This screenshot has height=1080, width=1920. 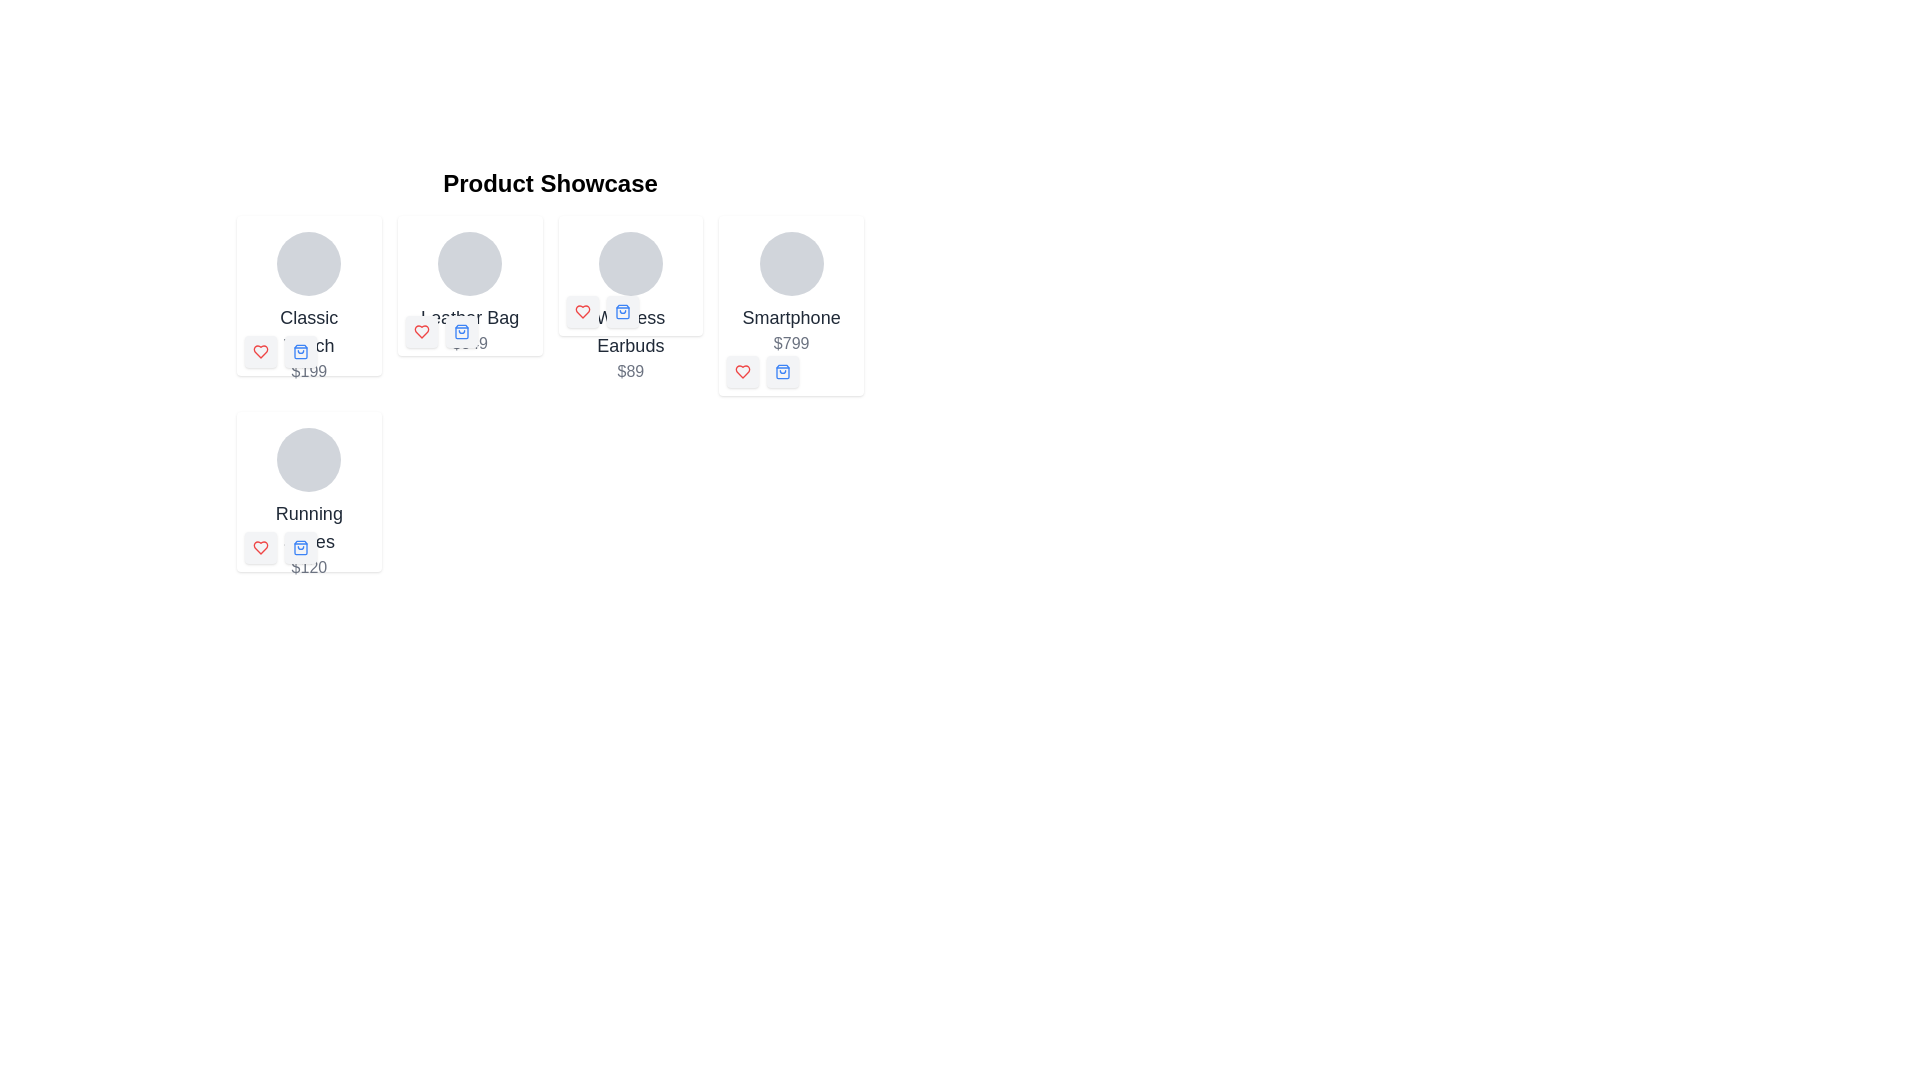 What do you see at coordinates (308, 527) in the screenshot?
I see `the static text label that displays the name of an item in the product showcase grid, located in the bottom-left product card between the circular image placeholder and the price label` at bounding box center [308, 527].